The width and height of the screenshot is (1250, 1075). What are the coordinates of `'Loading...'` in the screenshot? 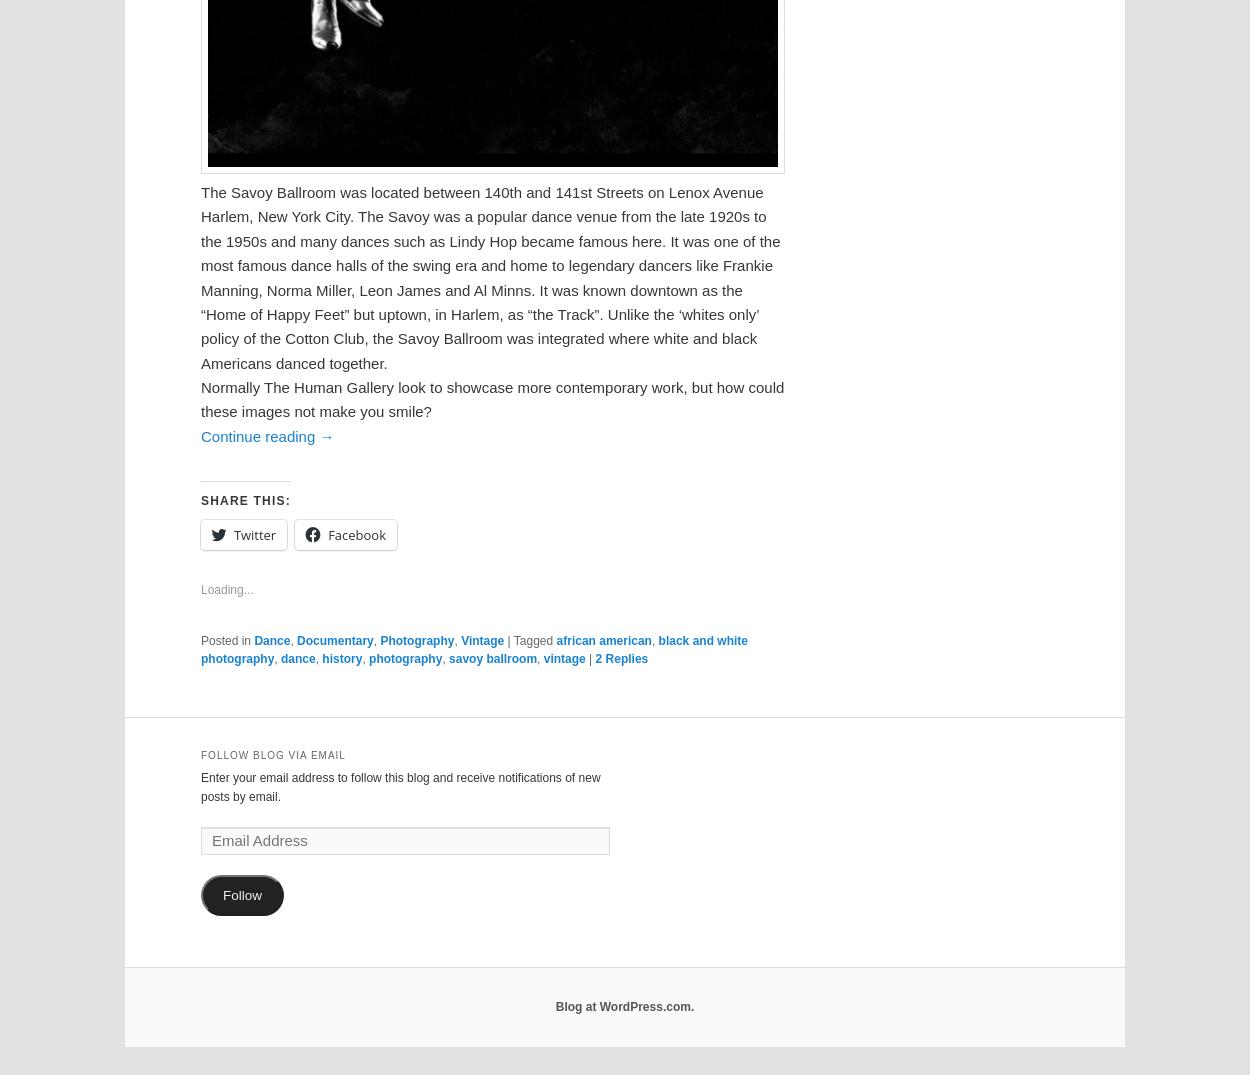 It's located at (226, 588).